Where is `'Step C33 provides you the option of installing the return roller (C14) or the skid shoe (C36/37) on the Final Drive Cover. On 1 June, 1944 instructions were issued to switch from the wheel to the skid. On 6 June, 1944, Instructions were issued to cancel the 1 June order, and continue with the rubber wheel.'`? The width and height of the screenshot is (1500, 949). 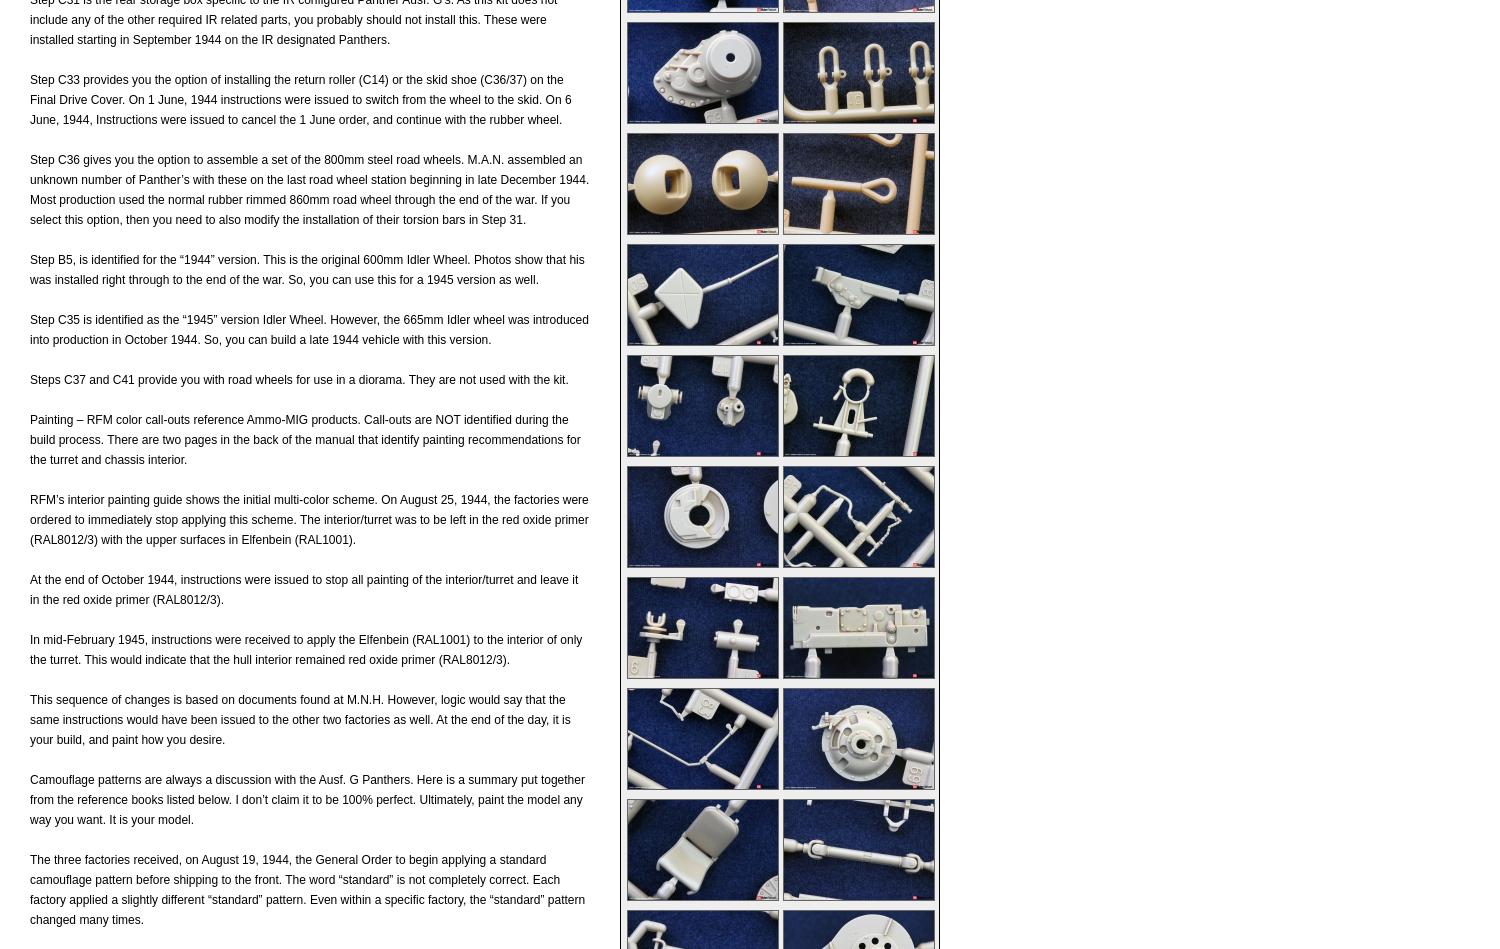
'Step C33 provides you the option of installing the return roller (C14) or the skid shoe (C36/37) on the Final Drive Cover. On 1 June, 1944 instructions were issued to switch from the wheel to the skid. On 6 June, 1944, Instructions were issued to cancel the 1 June order, and continue with the rubber wheel.' is located at coordinates (300, 100).